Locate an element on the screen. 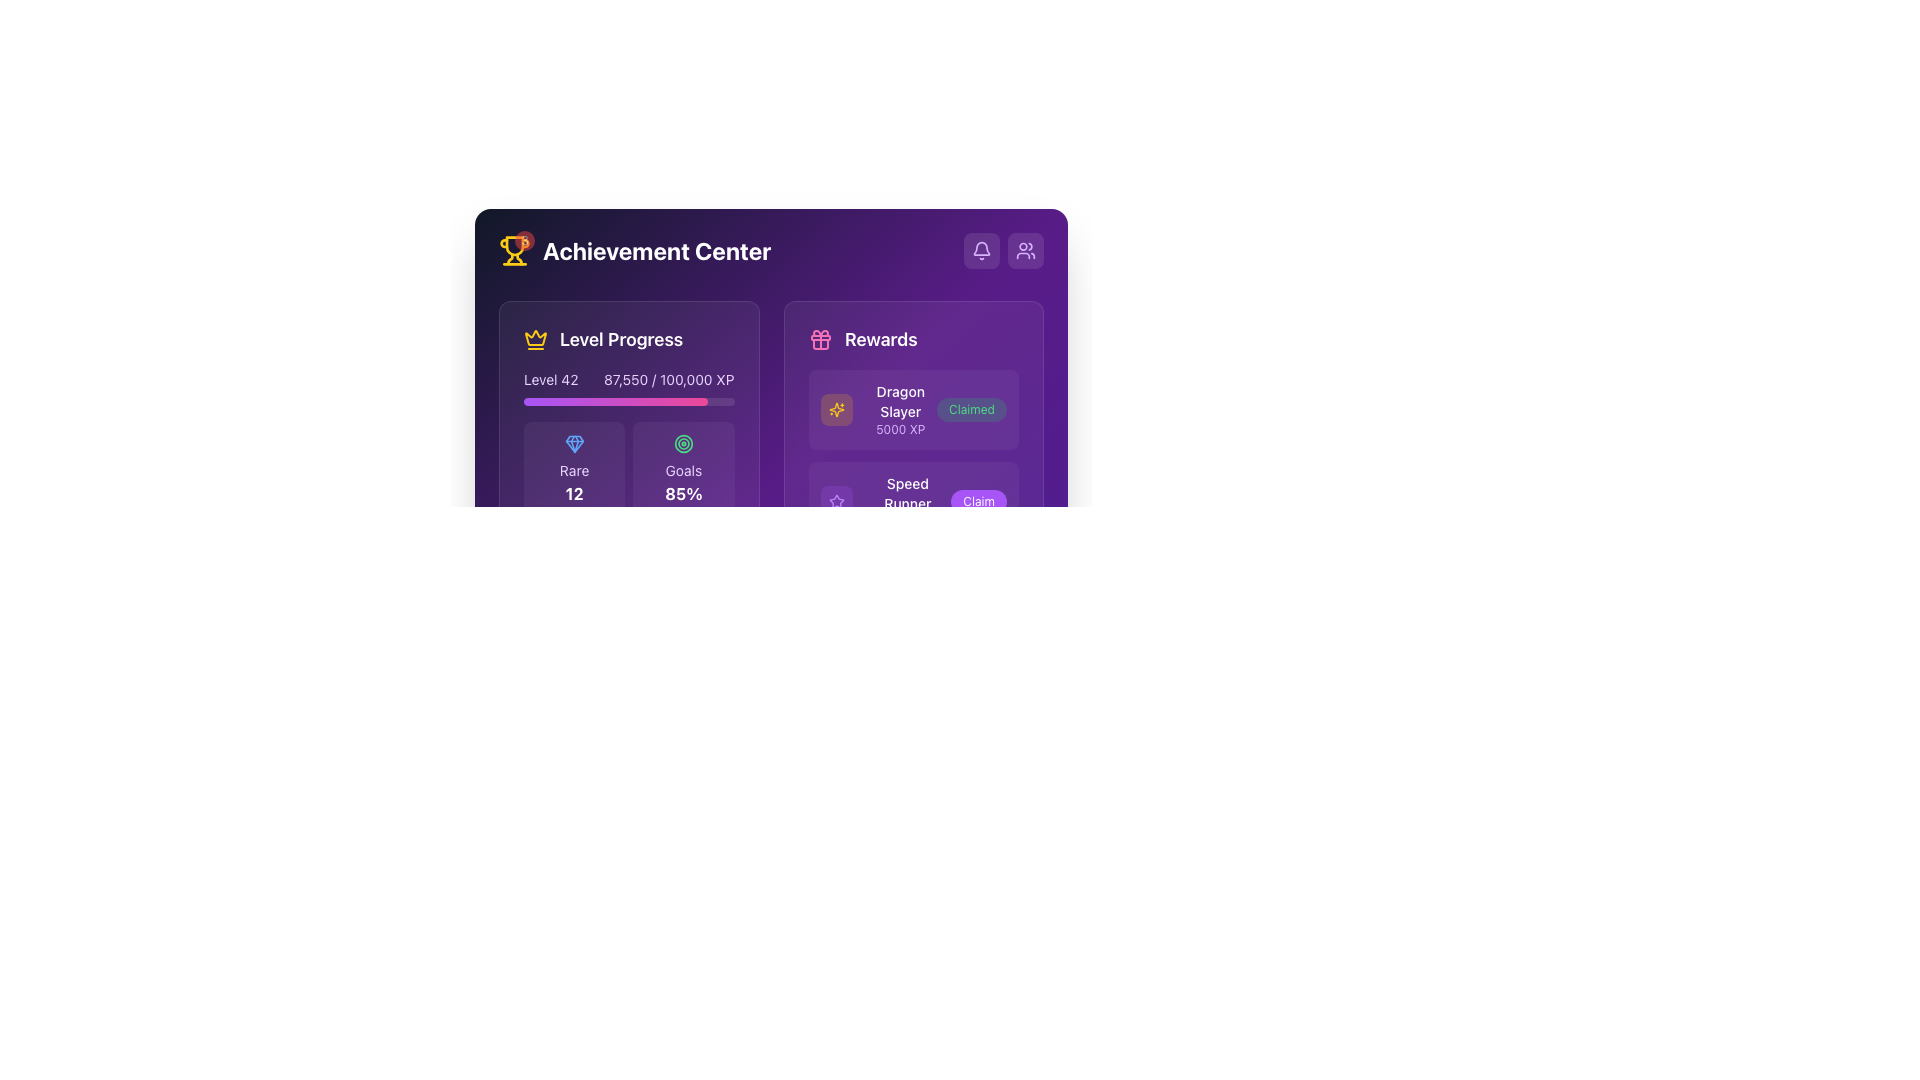 Image resolution: width=1920 pixels, height=1080 pixels. the text label displaying the user's current level, which shows 'Level 42' and is located on the left side within the 'Level Progress' section of the application is located at coordinates (551, 380).